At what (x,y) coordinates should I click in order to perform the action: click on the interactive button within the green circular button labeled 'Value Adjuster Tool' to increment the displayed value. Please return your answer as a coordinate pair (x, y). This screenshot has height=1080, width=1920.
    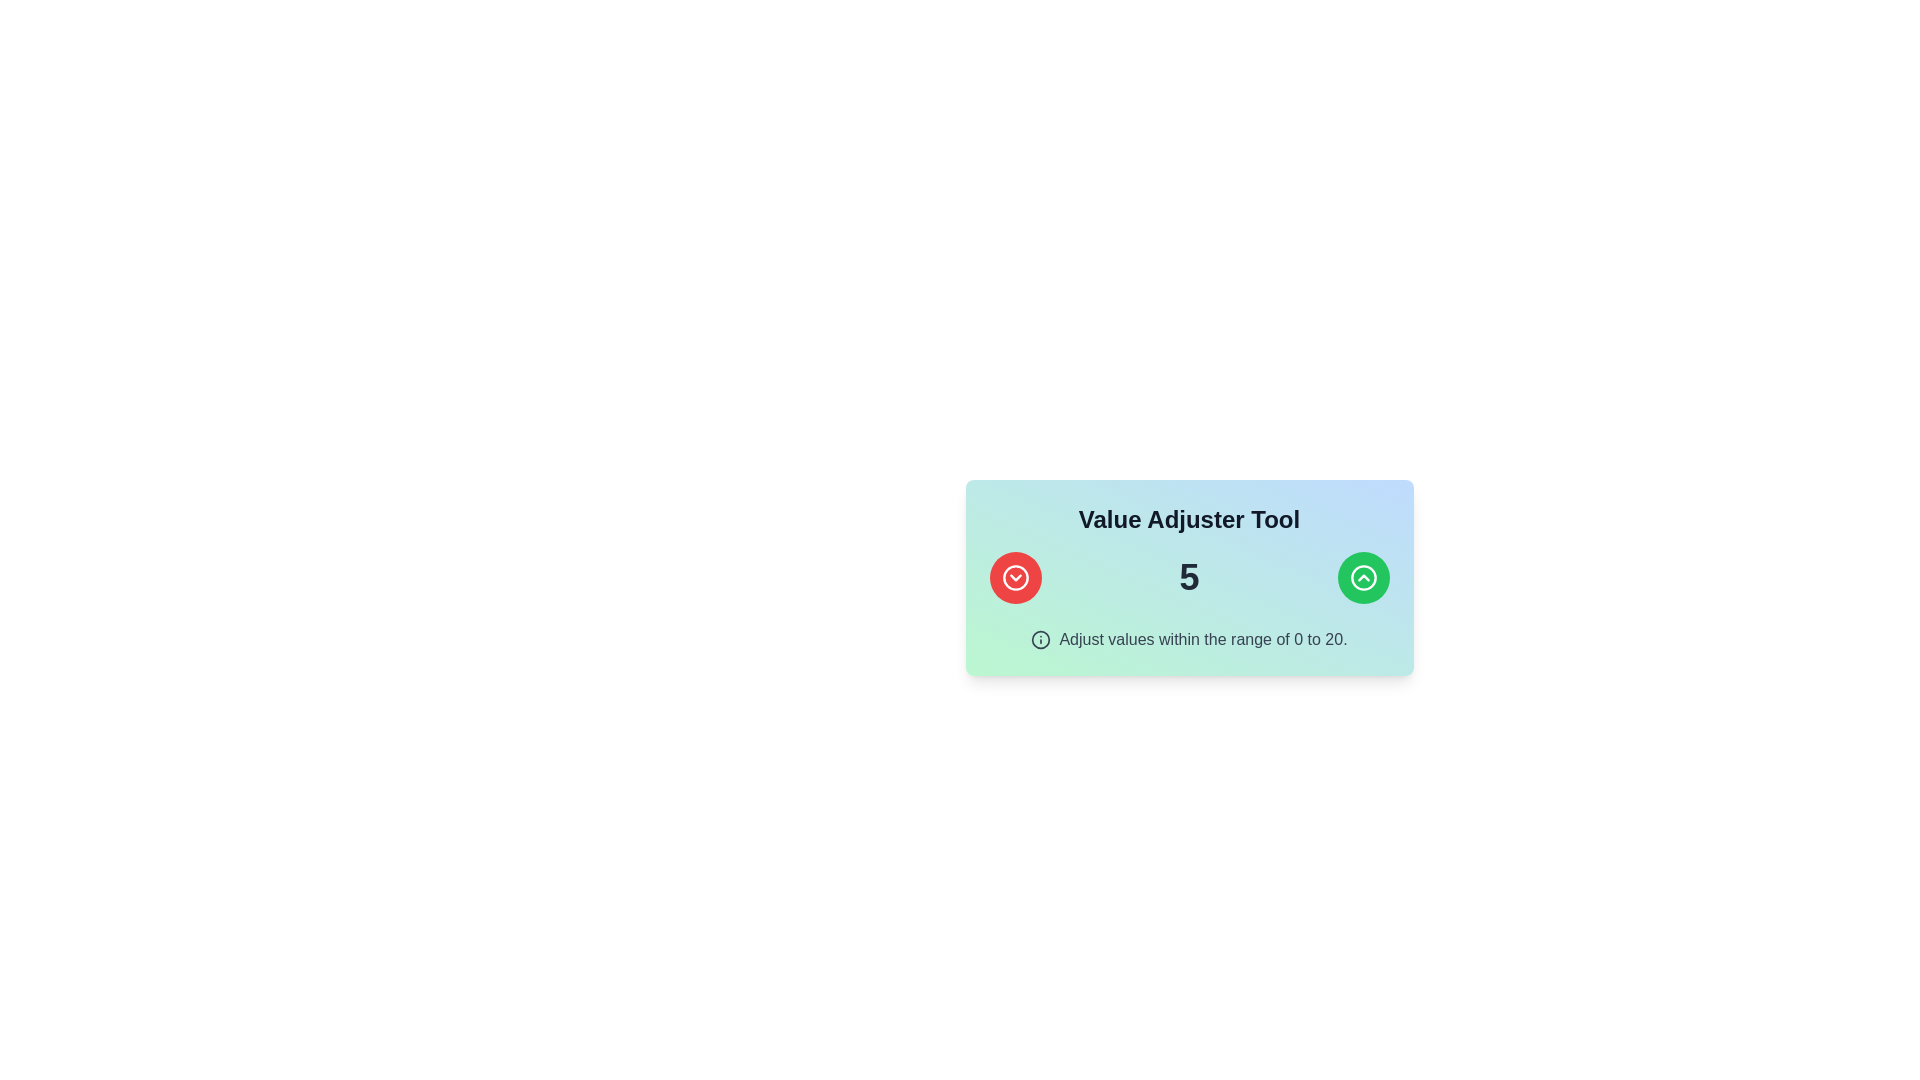
    Looking at the image, I should click on (1362, 578).